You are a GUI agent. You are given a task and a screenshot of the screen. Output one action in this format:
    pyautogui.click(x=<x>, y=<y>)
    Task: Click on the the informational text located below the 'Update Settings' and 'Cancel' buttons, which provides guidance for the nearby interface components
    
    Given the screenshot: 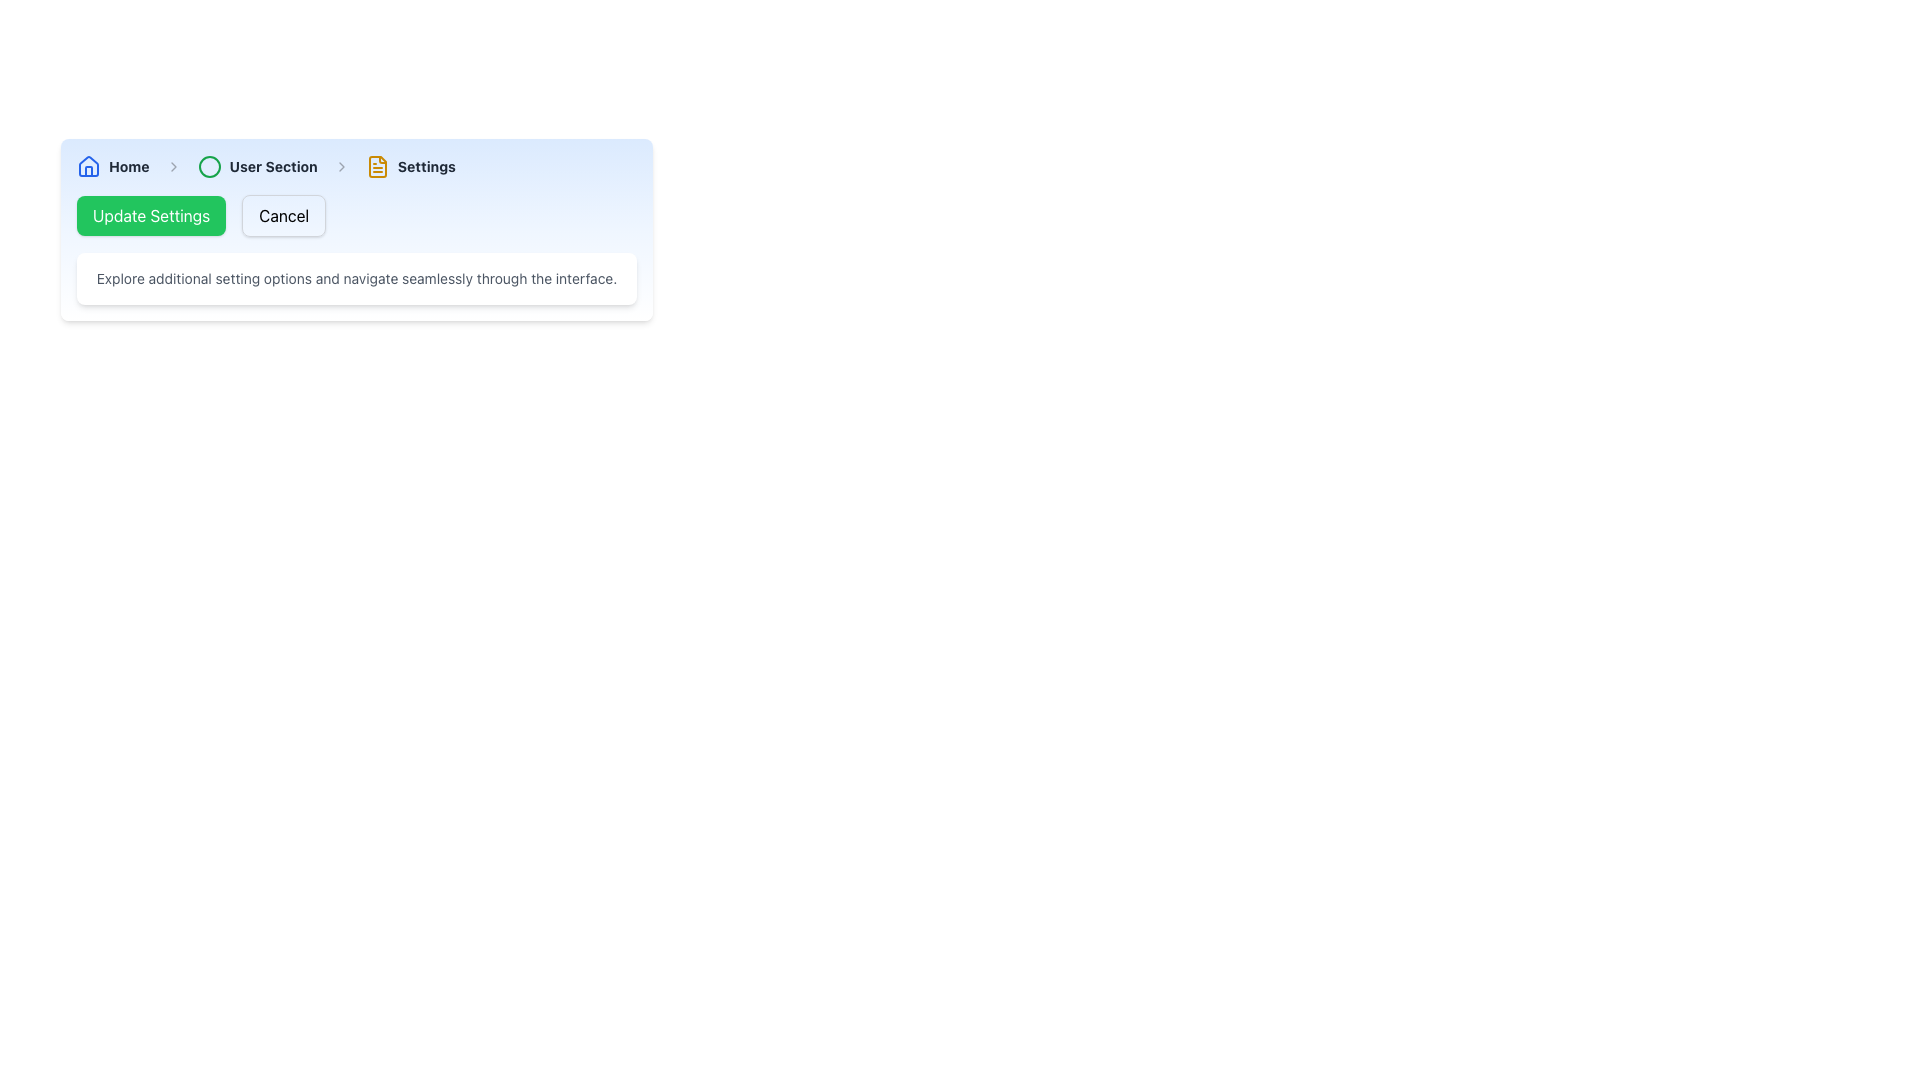 What is the action you would take?
    pyautogui.click(x=356, y=278)
    